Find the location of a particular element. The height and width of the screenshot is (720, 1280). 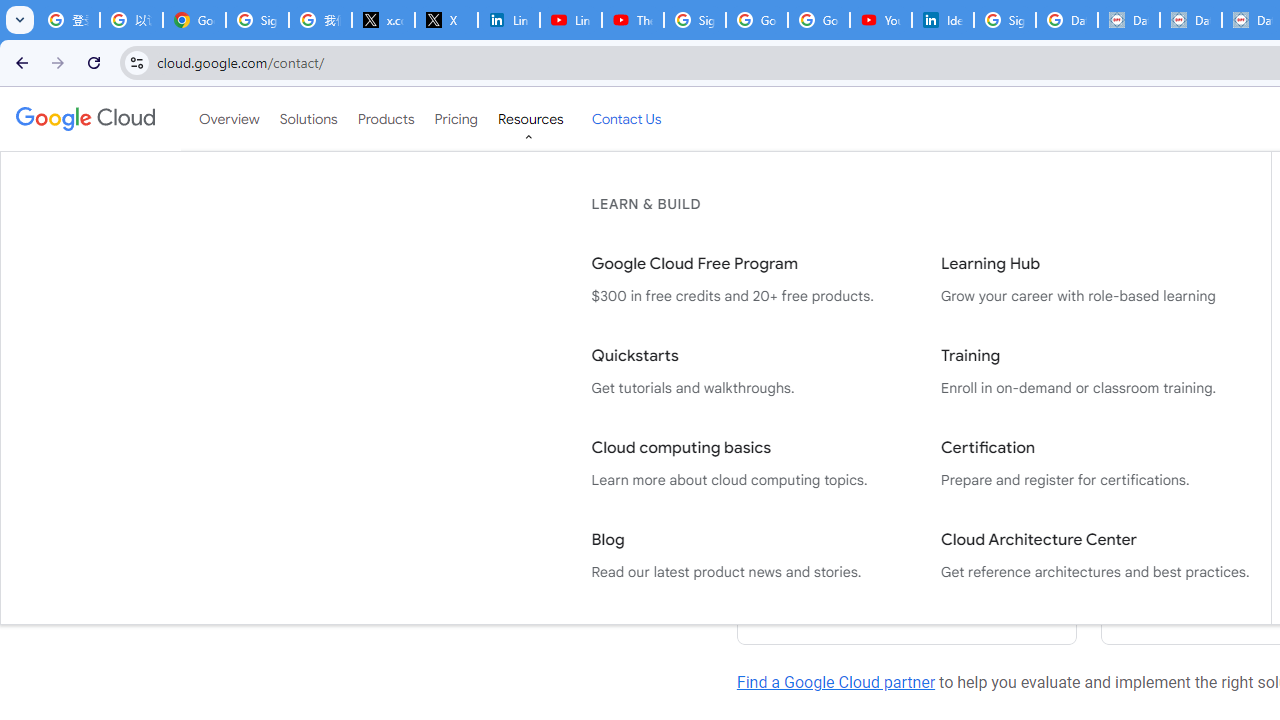

'X' is located at coordinates (445, 20).